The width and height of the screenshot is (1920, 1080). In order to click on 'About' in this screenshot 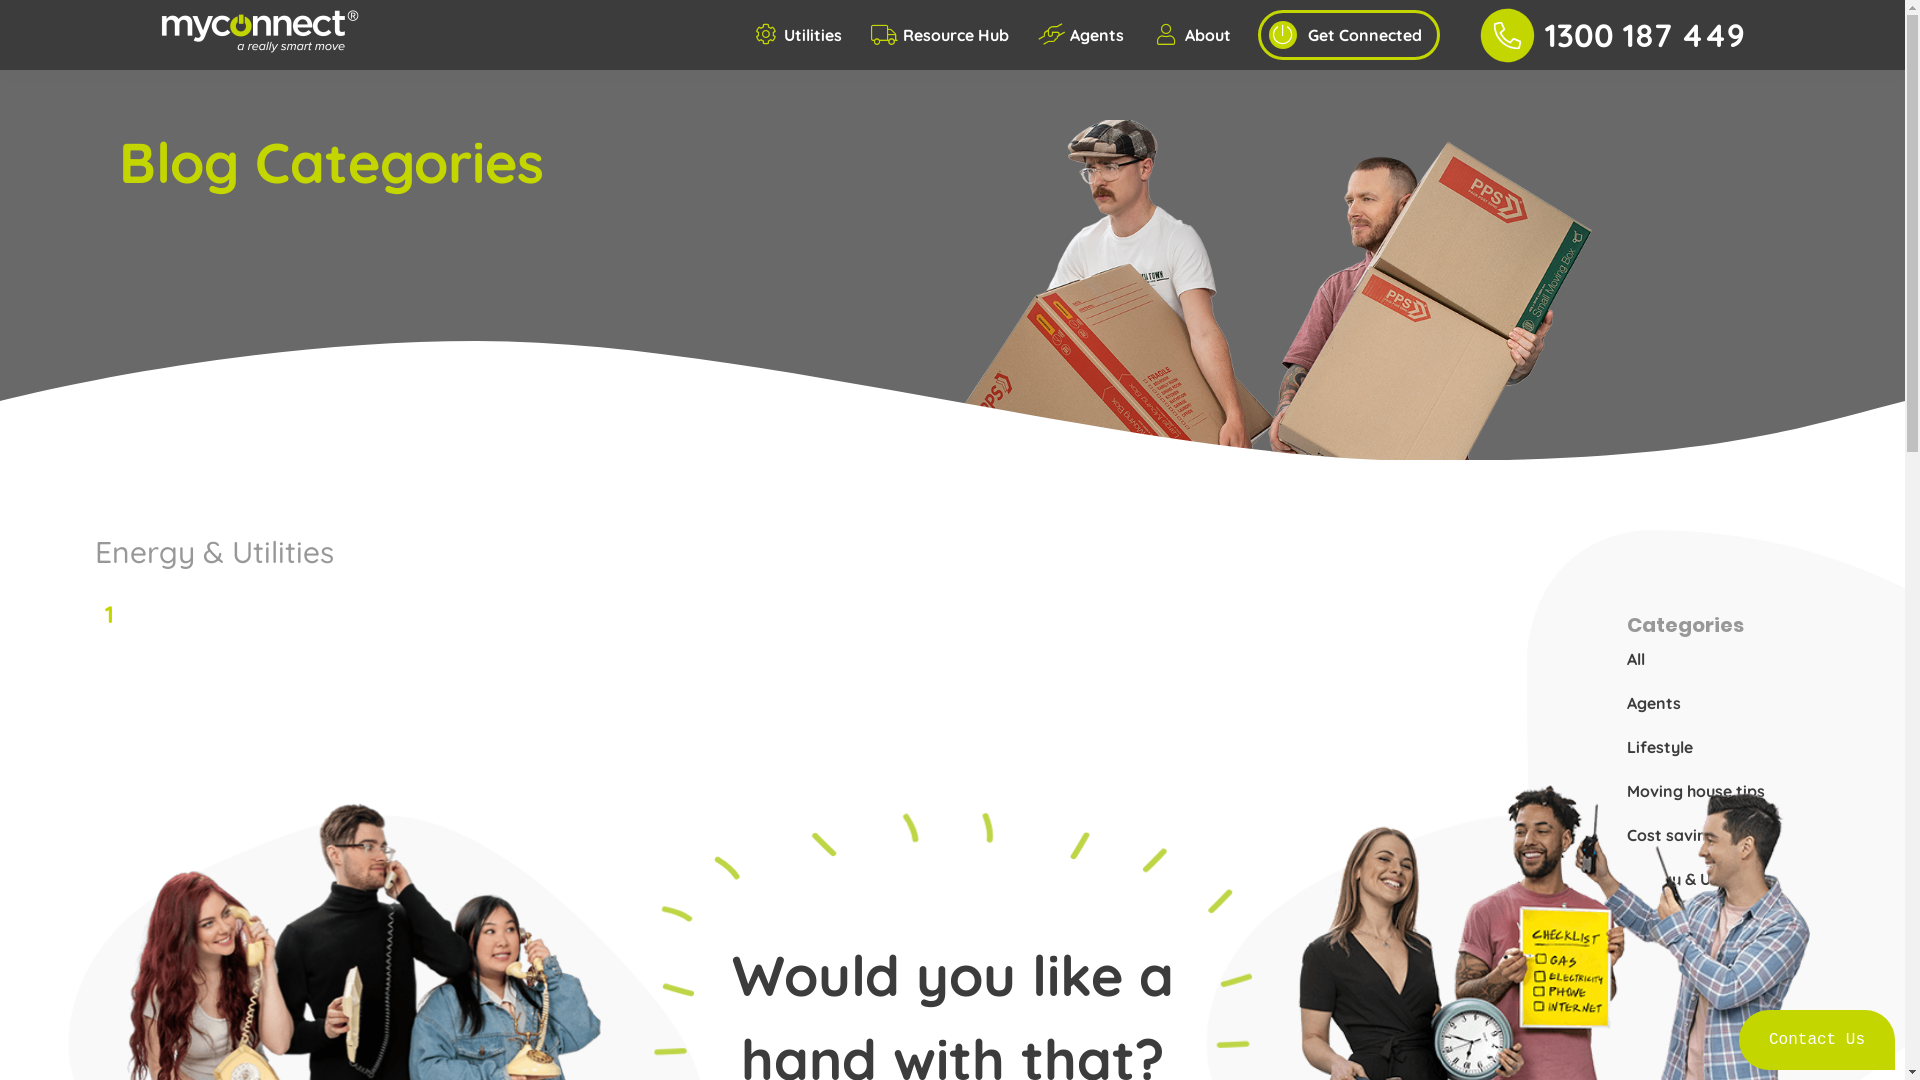, I will do `click(1194, 34)`.